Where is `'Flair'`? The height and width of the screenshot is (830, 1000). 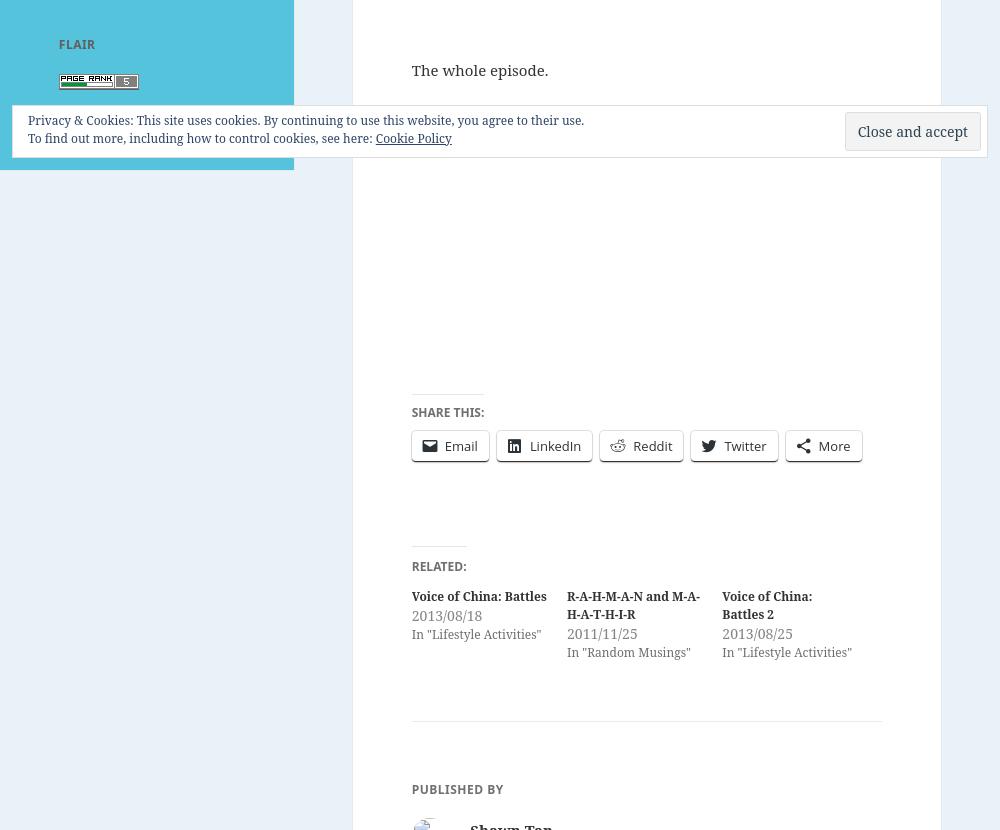
'Flair' is located at coordinates (75, 42).